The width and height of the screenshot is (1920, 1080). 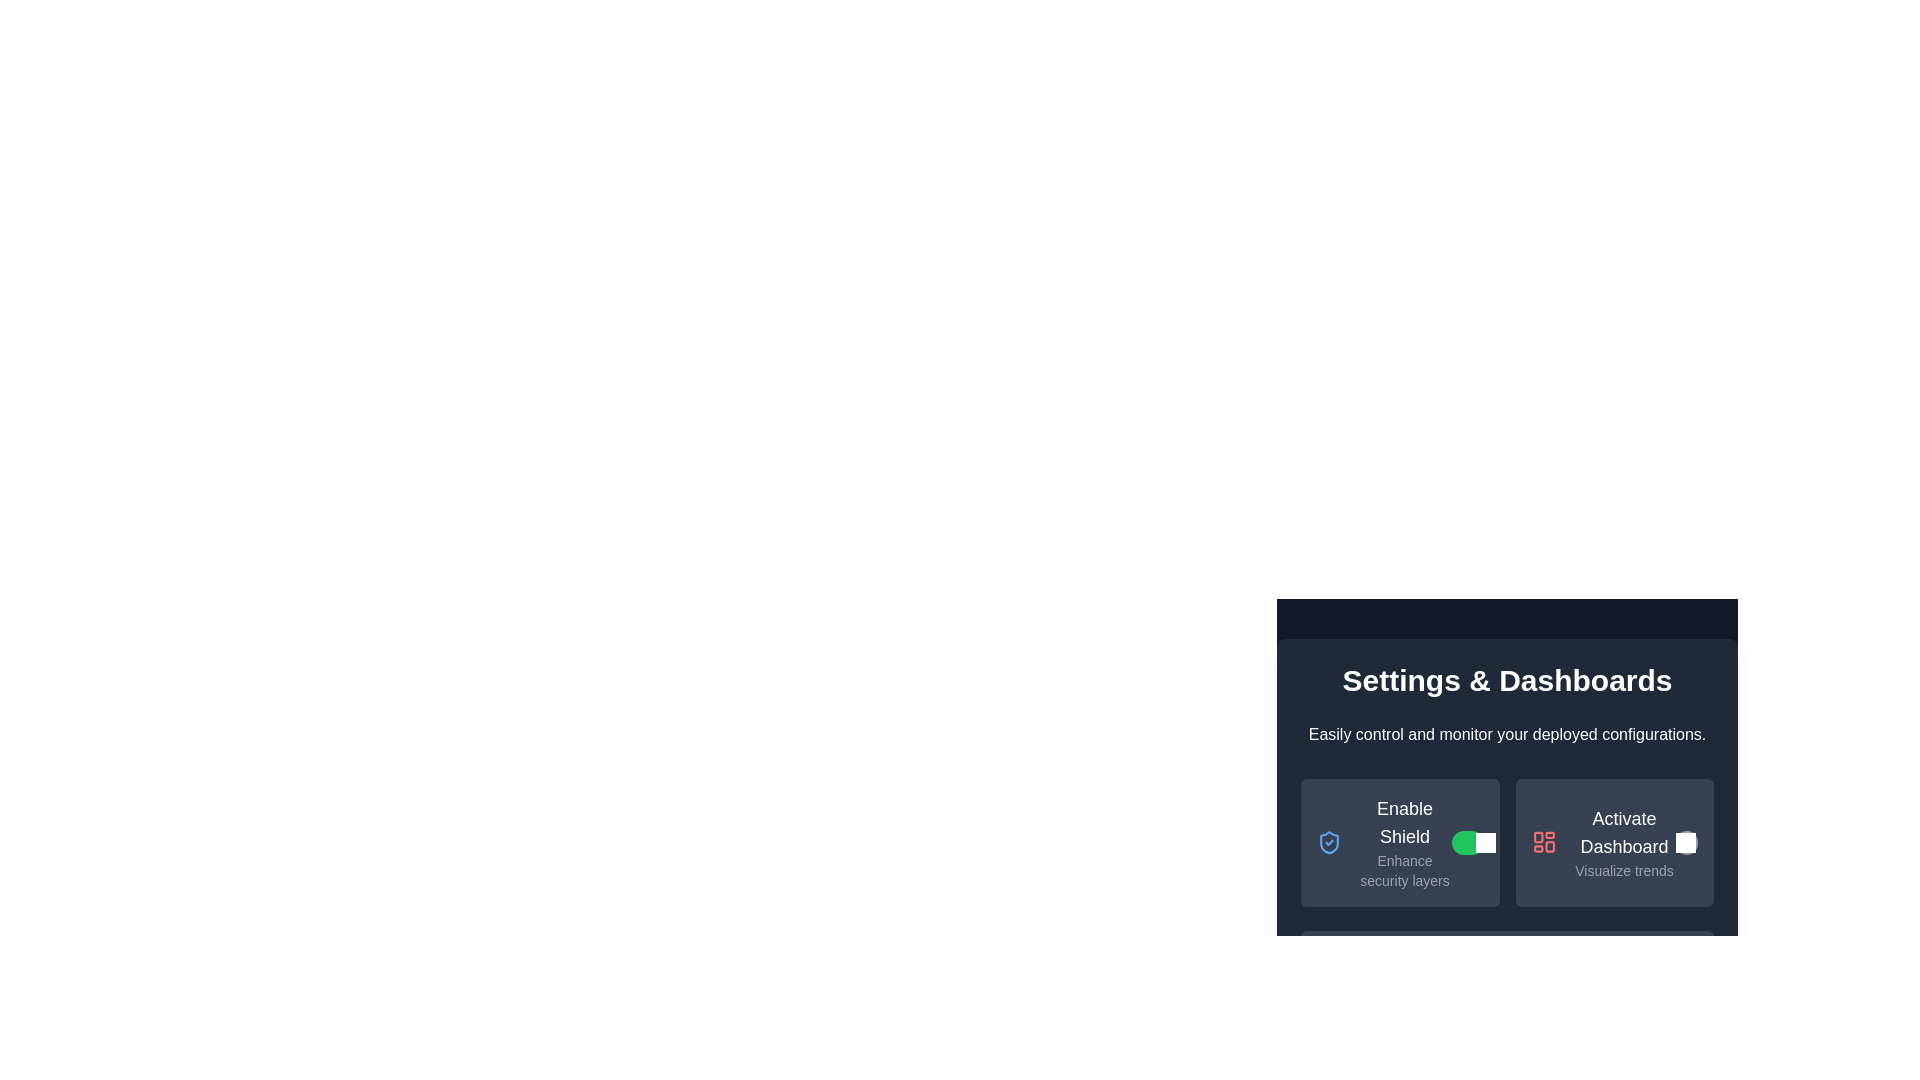 What do you see at coordinates (1603, 843) in the screenshot?
I see `the dashboard activation button, which is the second option in a row of cards, visually centered within its card and located right of the 'Enable Shield' button card` at bounding box center [1603, 843].